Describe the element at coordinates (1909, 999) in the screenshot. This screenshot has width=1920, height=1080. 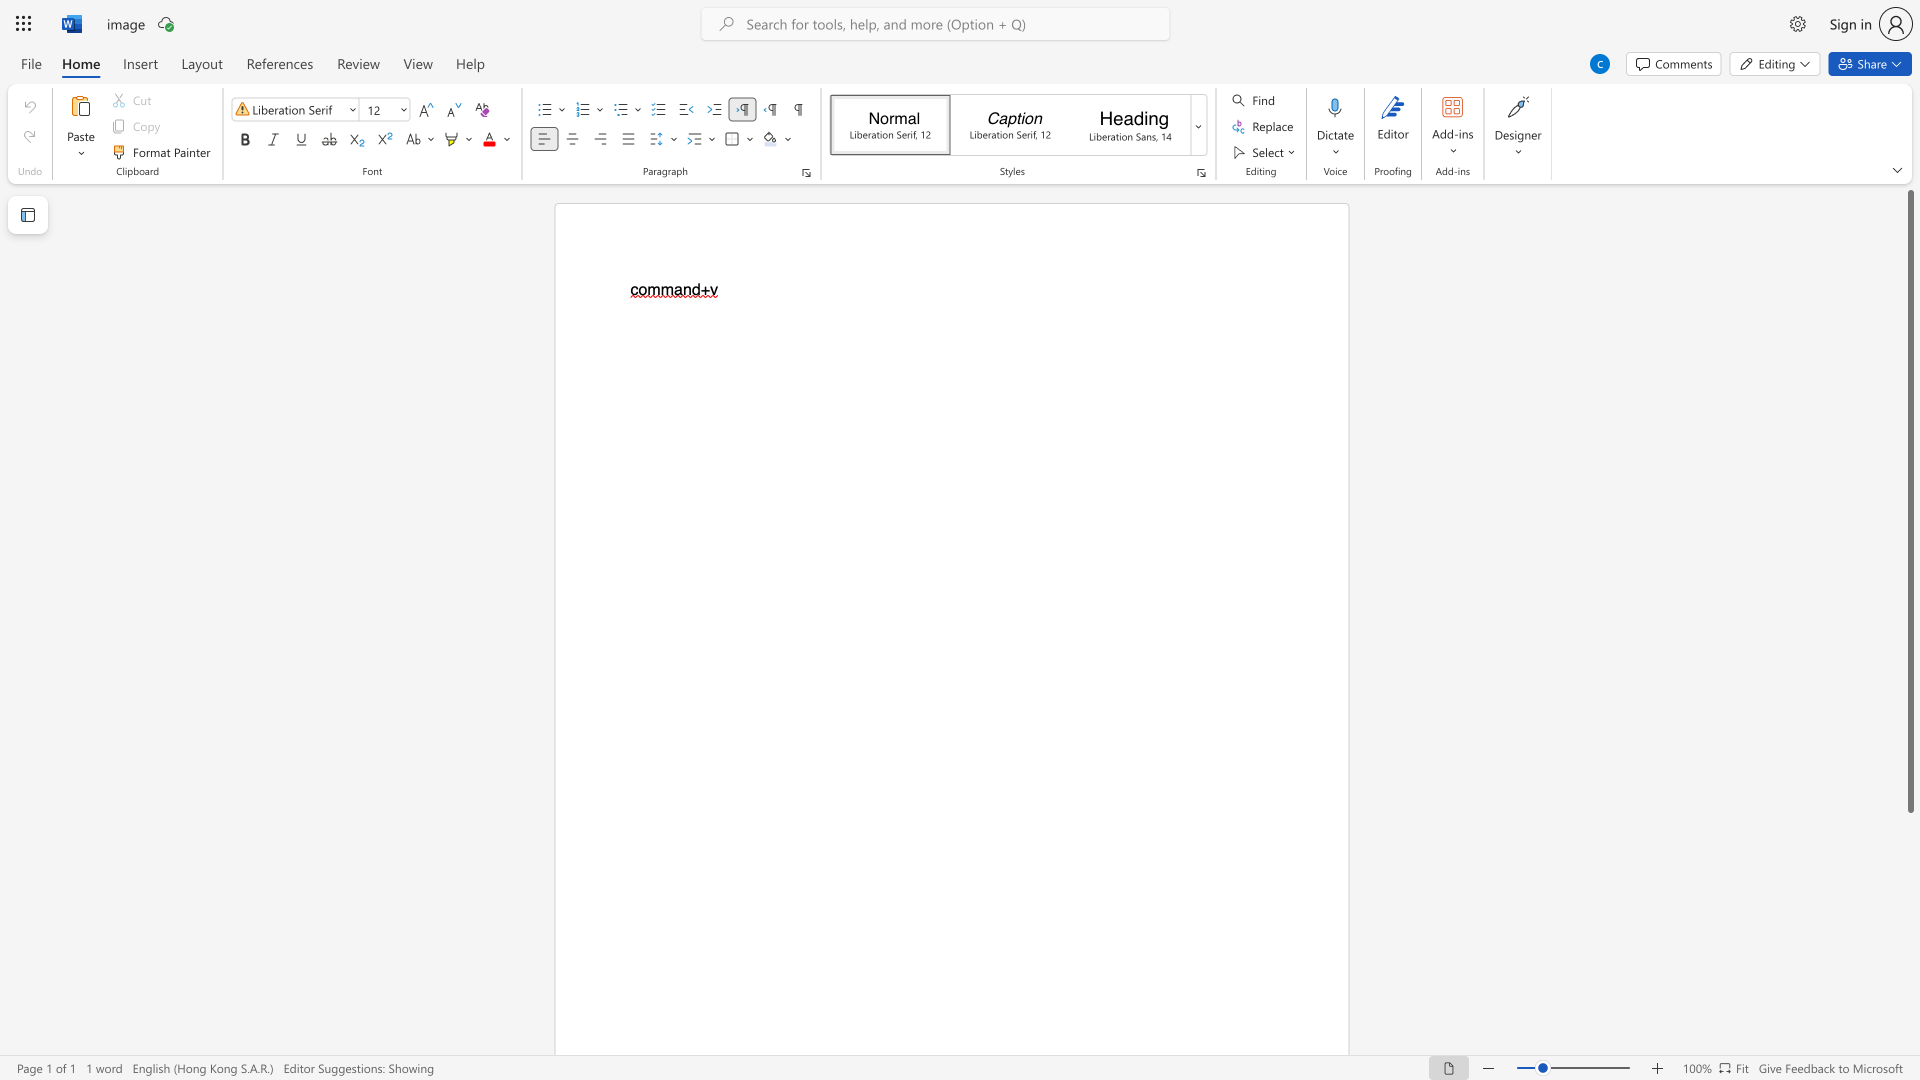
I see `the scrollbar to move the page downward` at that location.